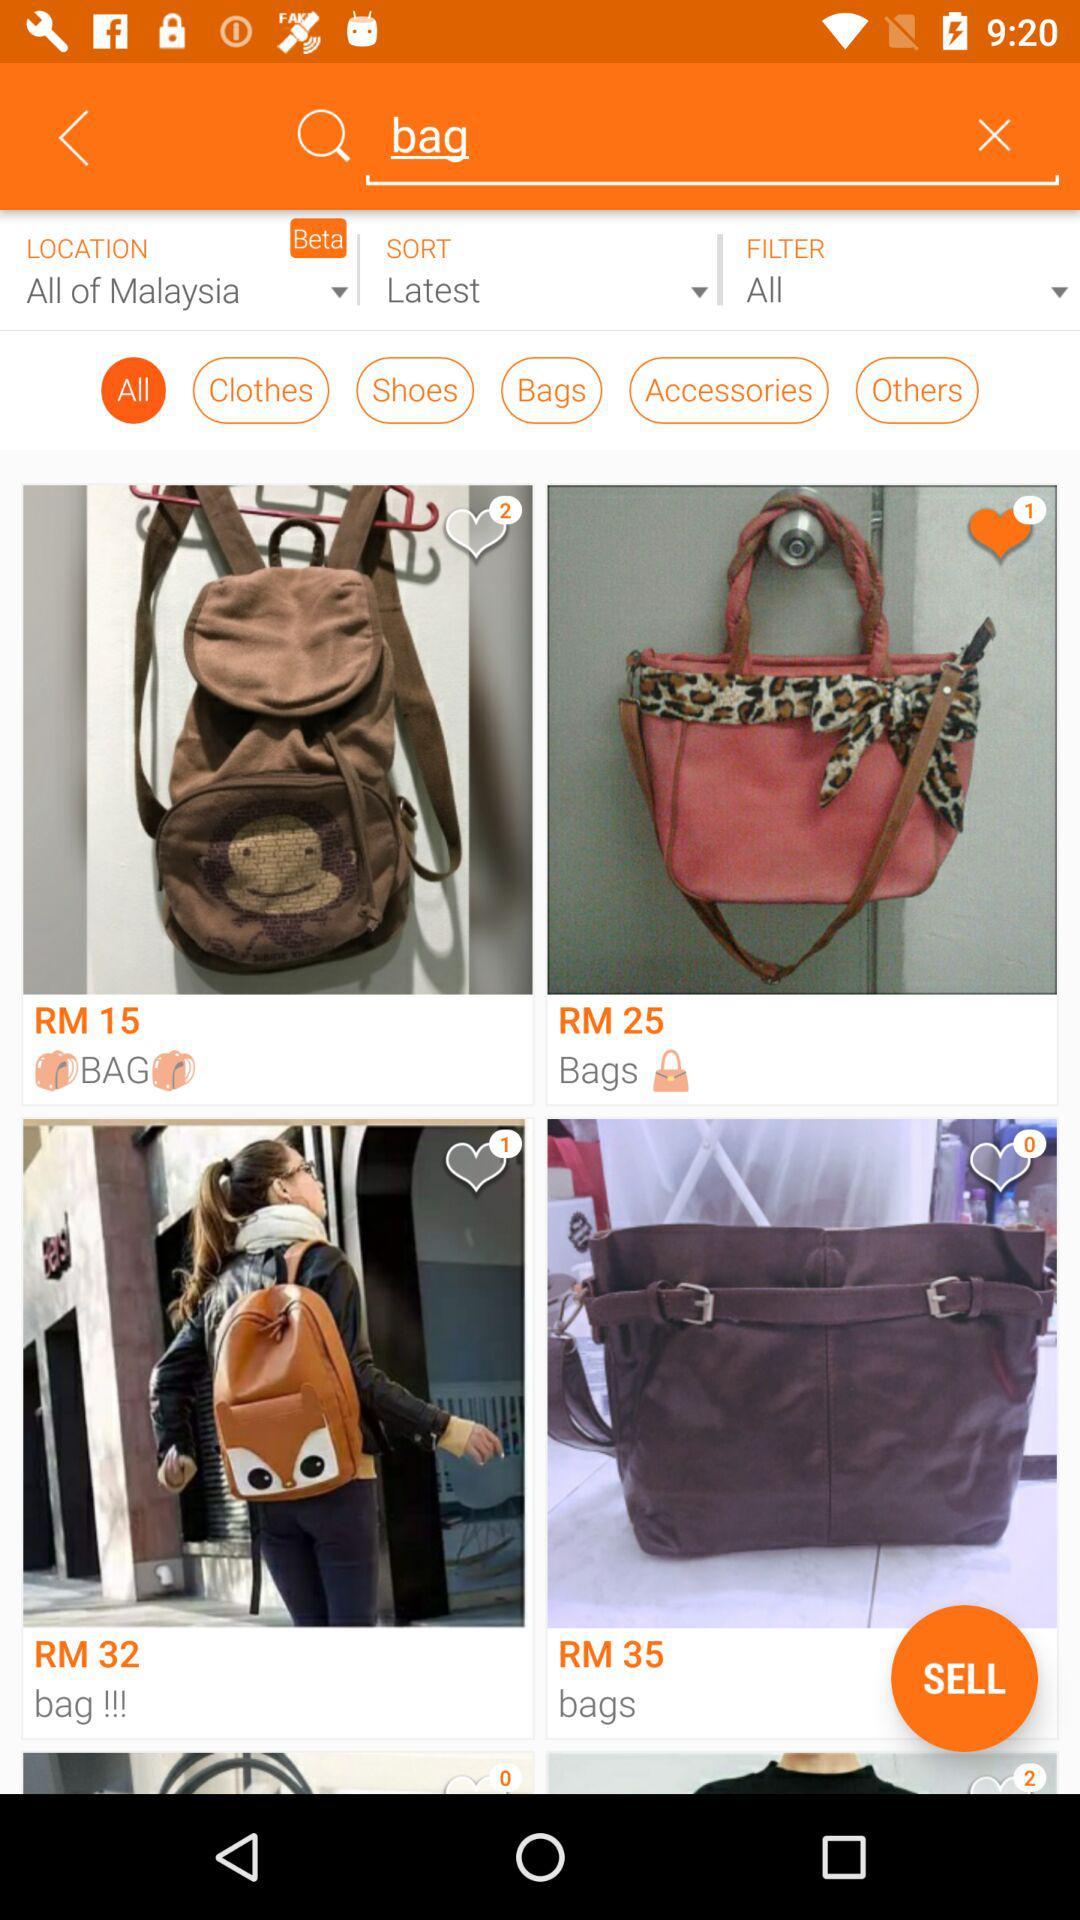 The width and height of the screenshot is (1080, 1920). What do you see at coordinates (540, 269) in the screenshot?
I see `sort menu` at bounding box center [540, 269].